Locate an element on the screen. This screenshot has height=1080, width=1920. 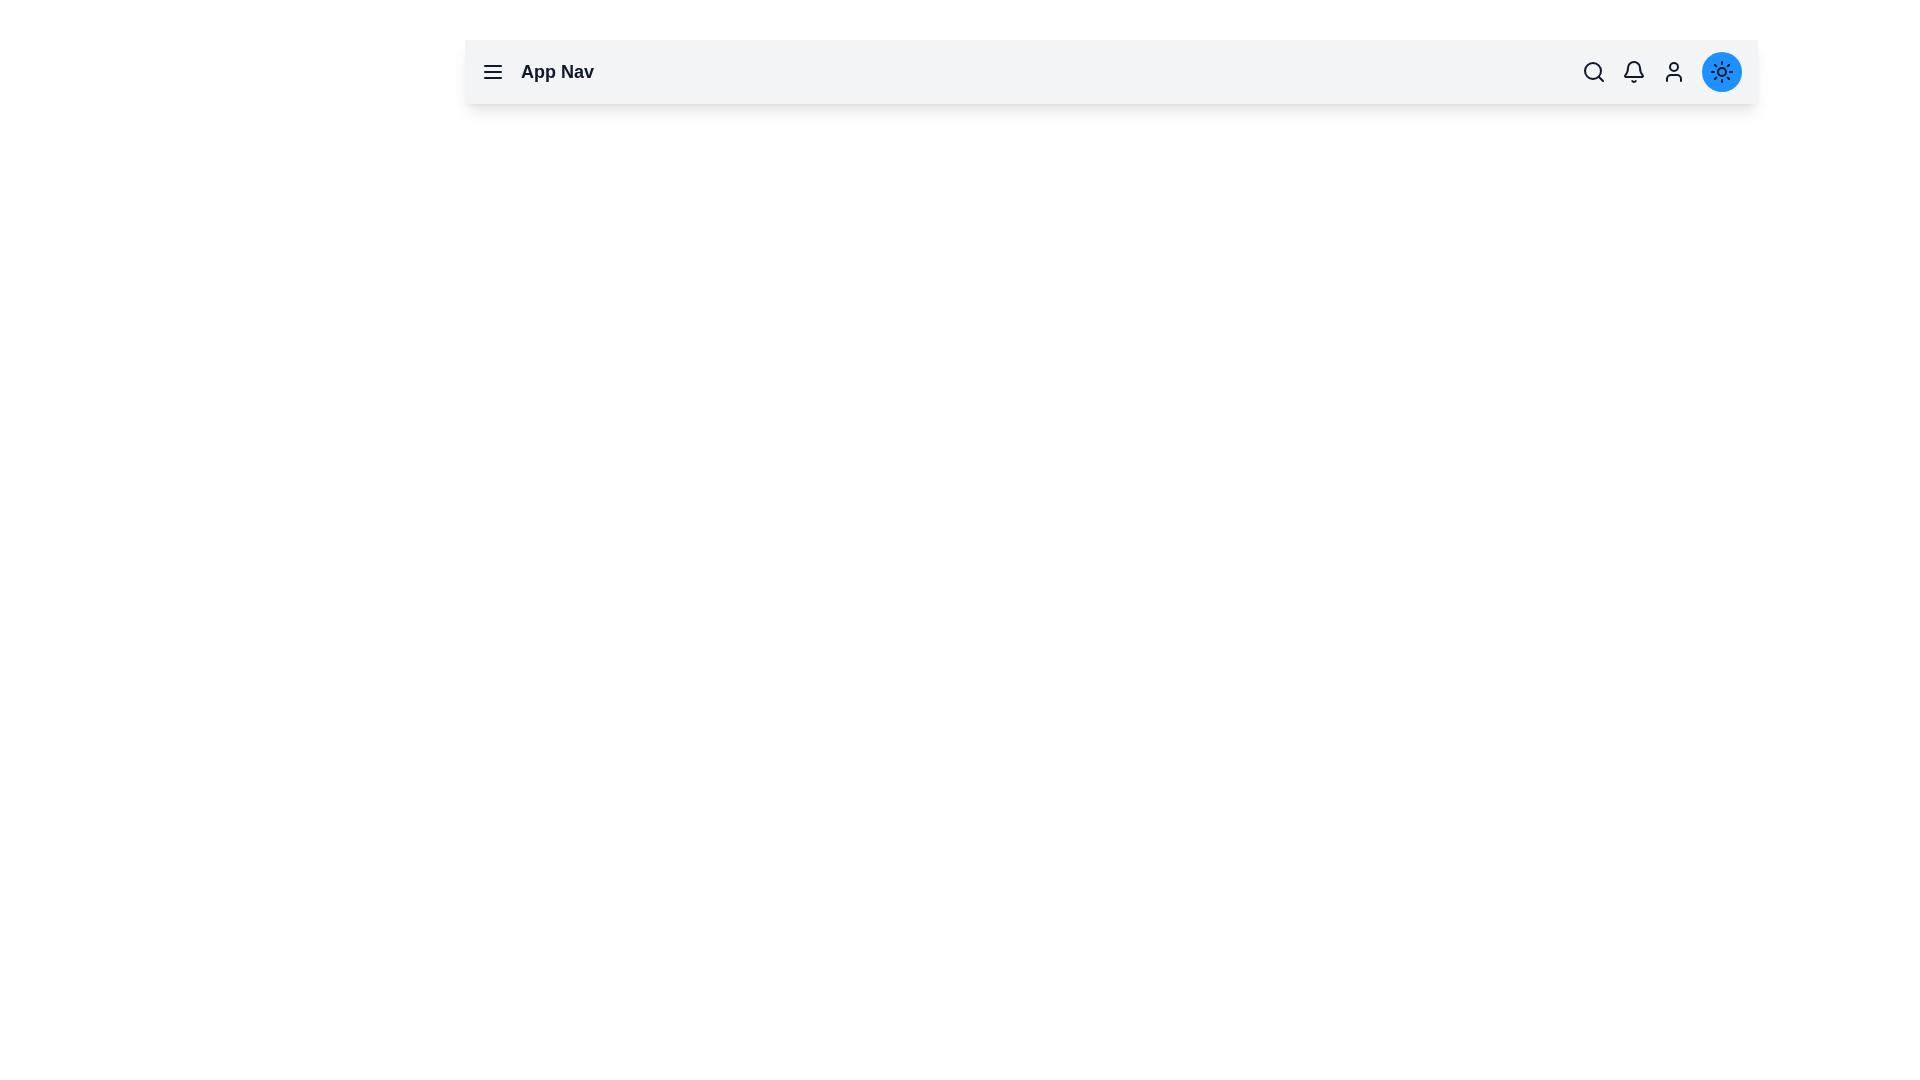
the theme toggle button to switch between light and dark themes is located at coordinates (1721, 71).